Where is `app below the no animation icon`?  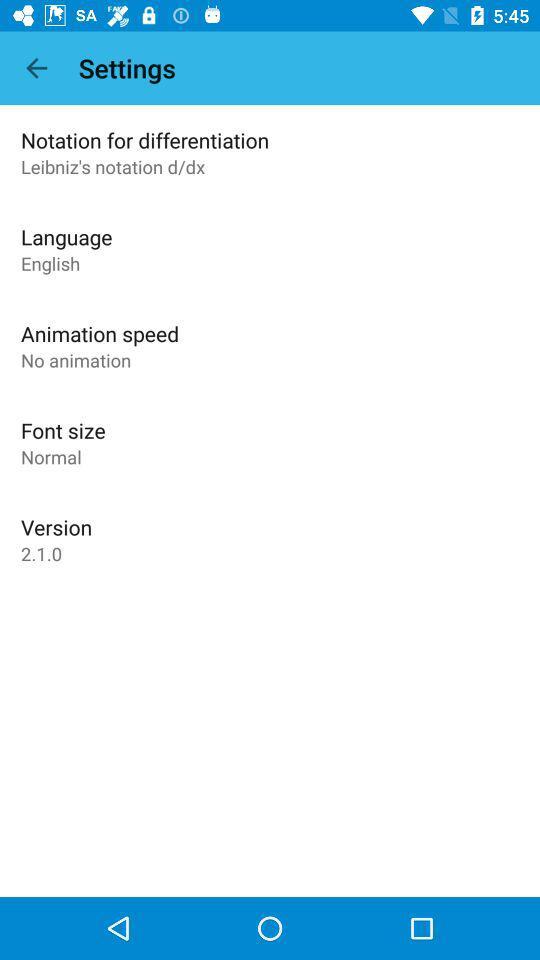 app below the no animation icon is located at coordinates (63, 430).